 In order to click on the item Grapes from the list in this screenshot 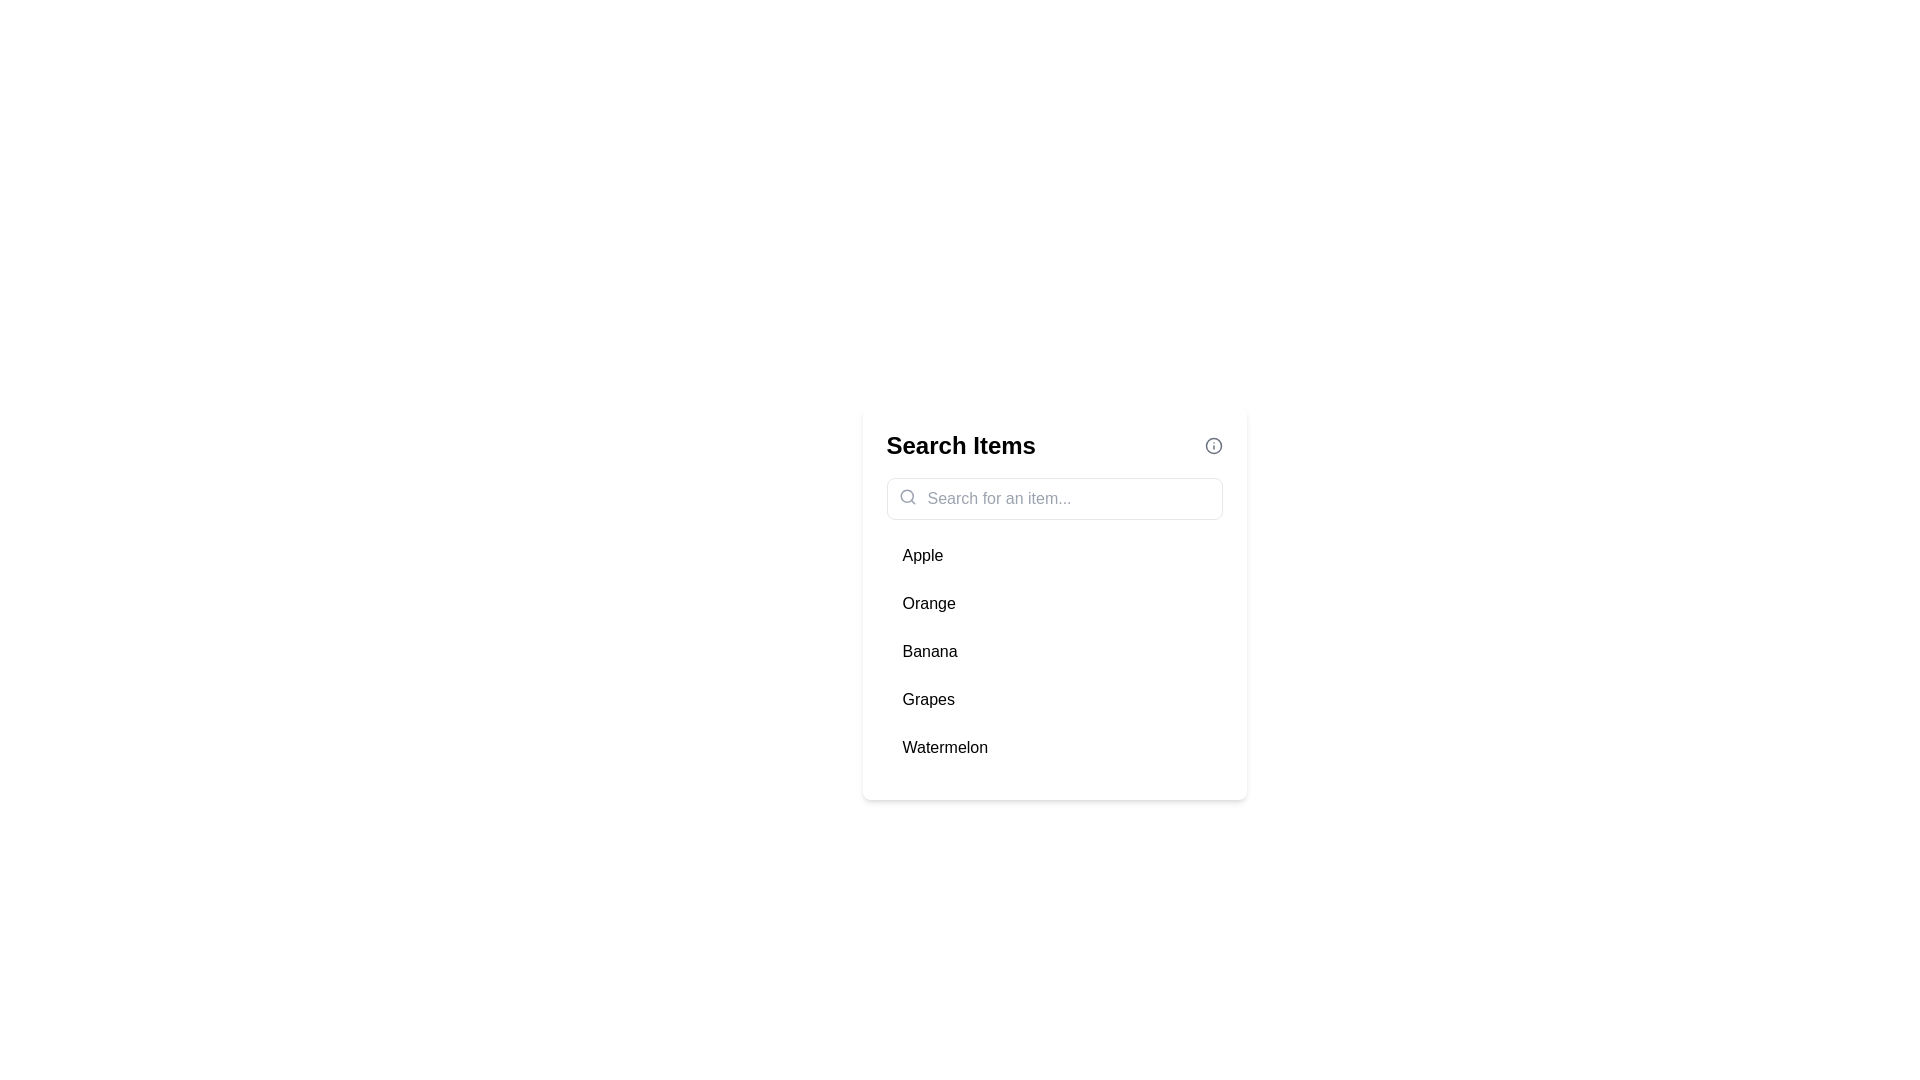, I will do `click(1053, 698)`.